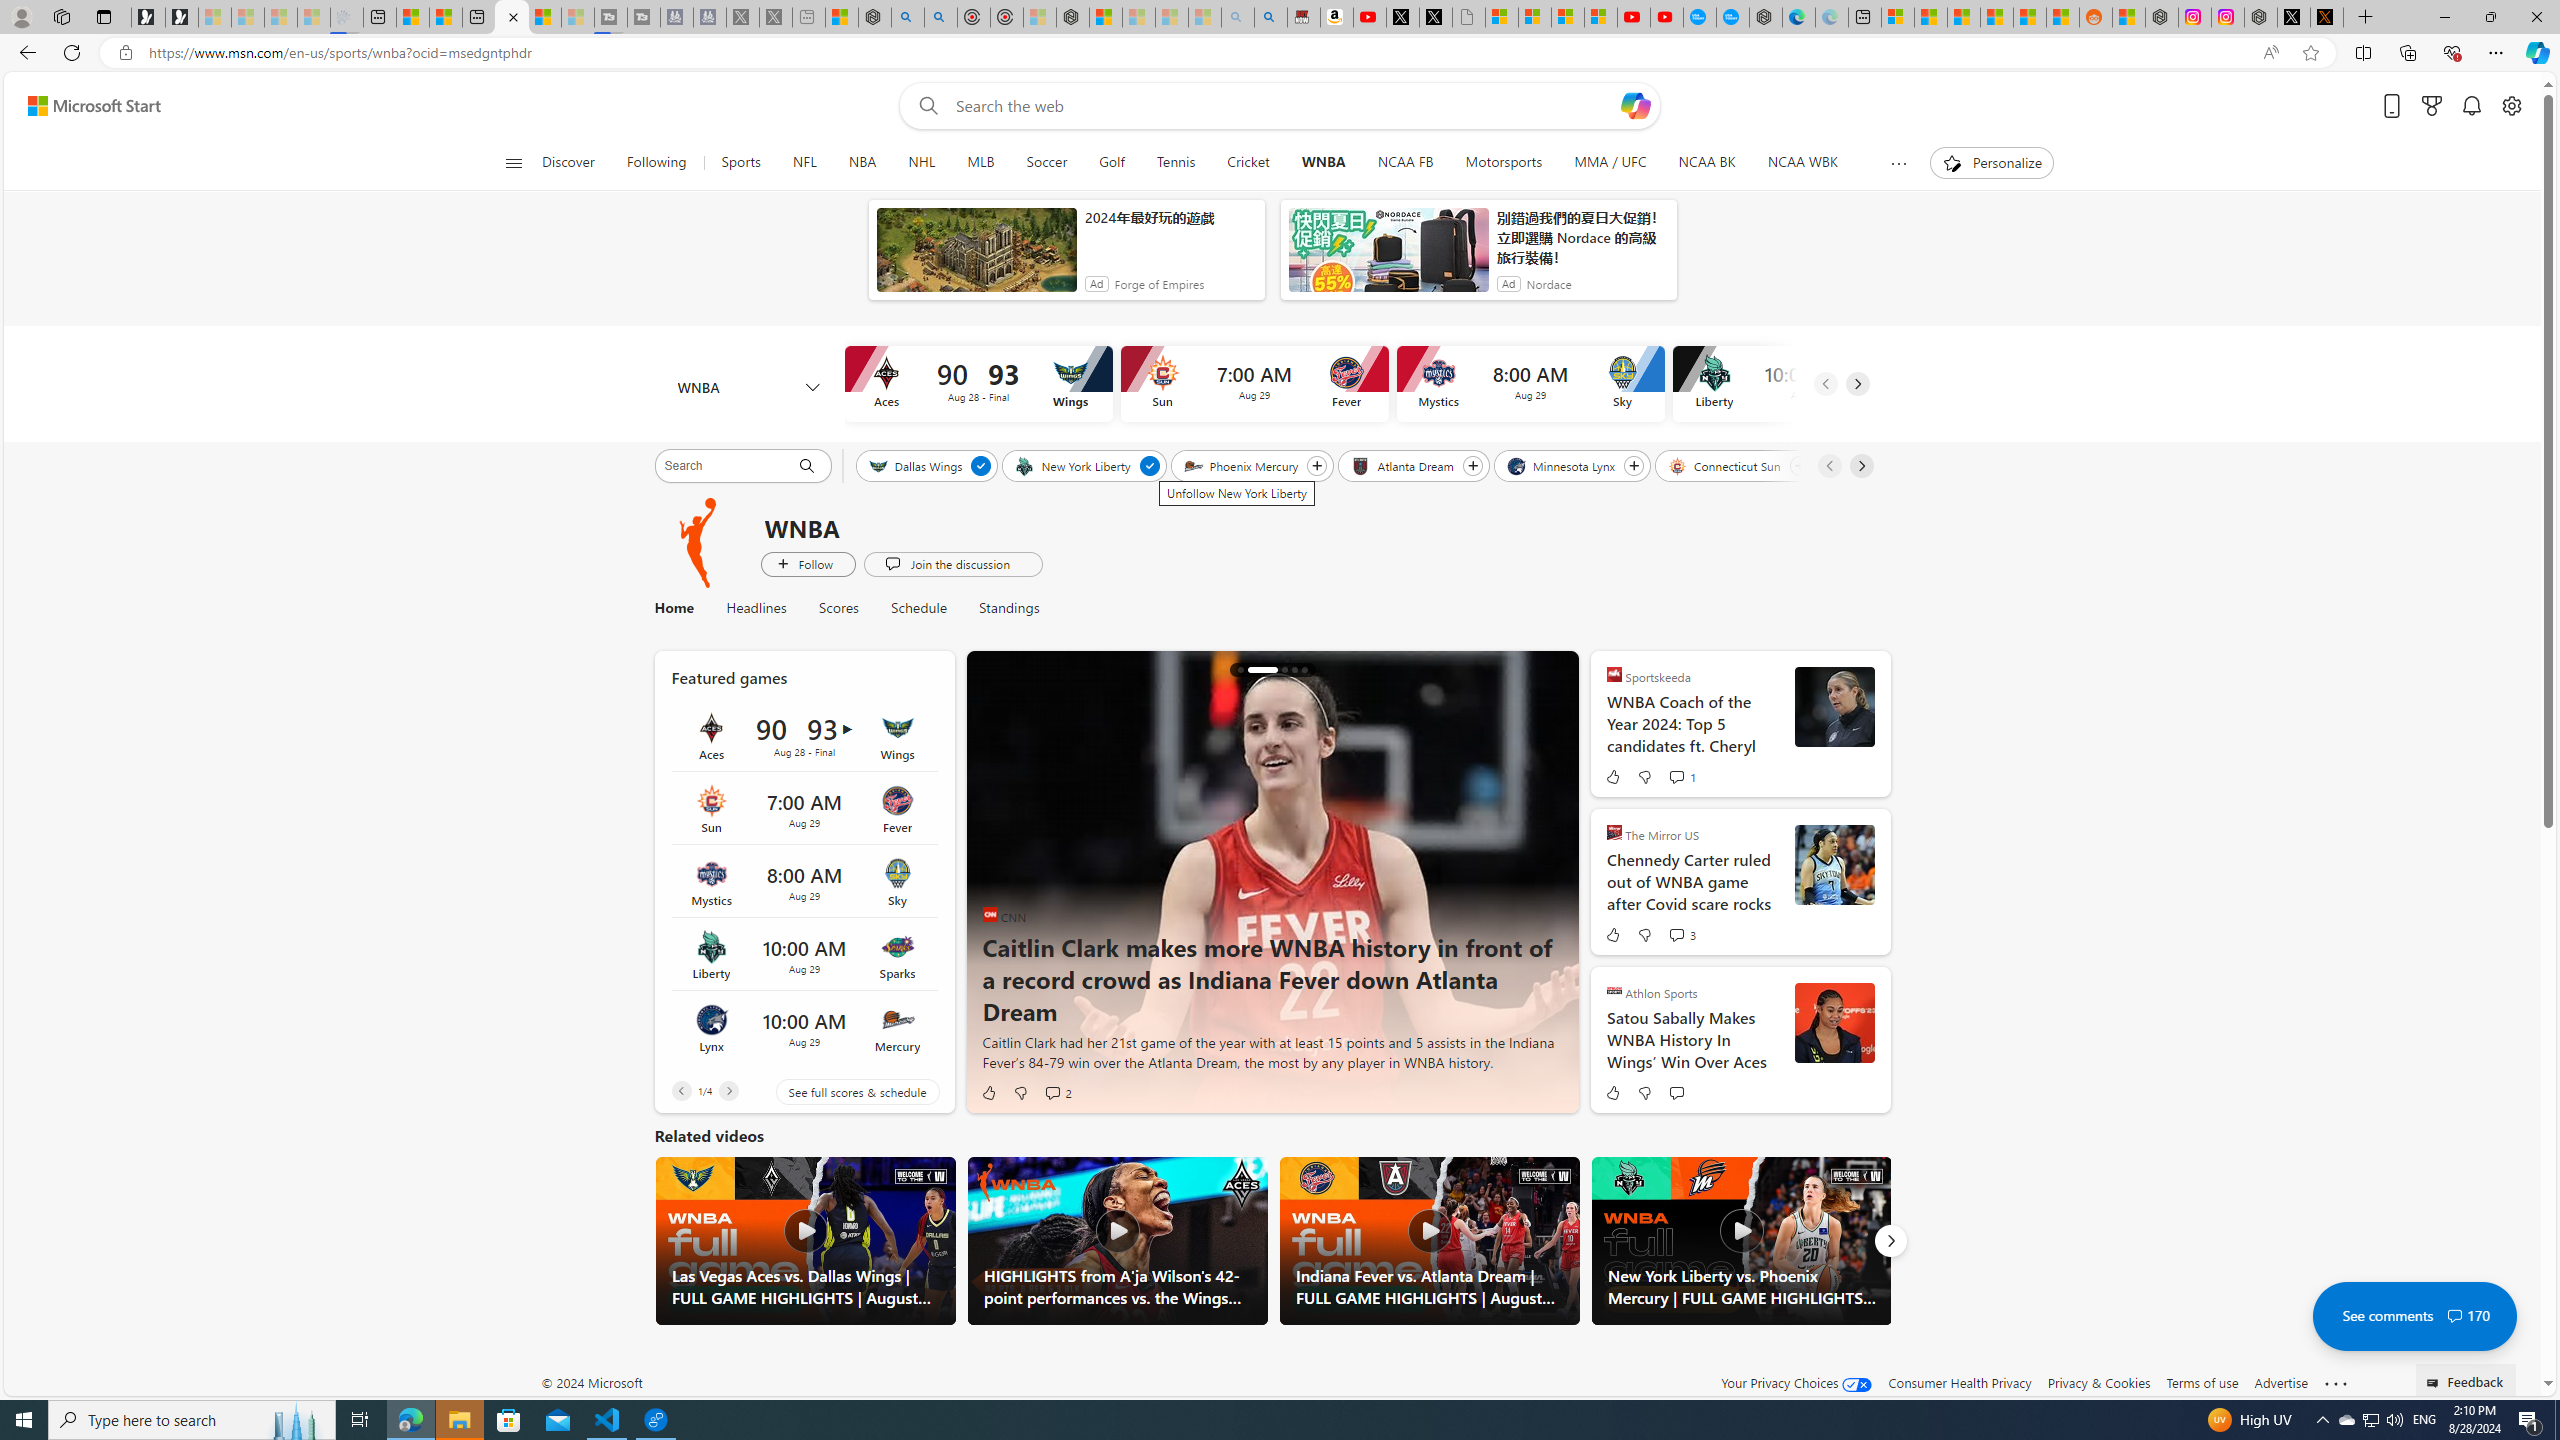 This screenshot has width=2560, height=1440. Describe the element at coordinates (1387, 256) in the screenshot. I see `'anim-content'` at that location.